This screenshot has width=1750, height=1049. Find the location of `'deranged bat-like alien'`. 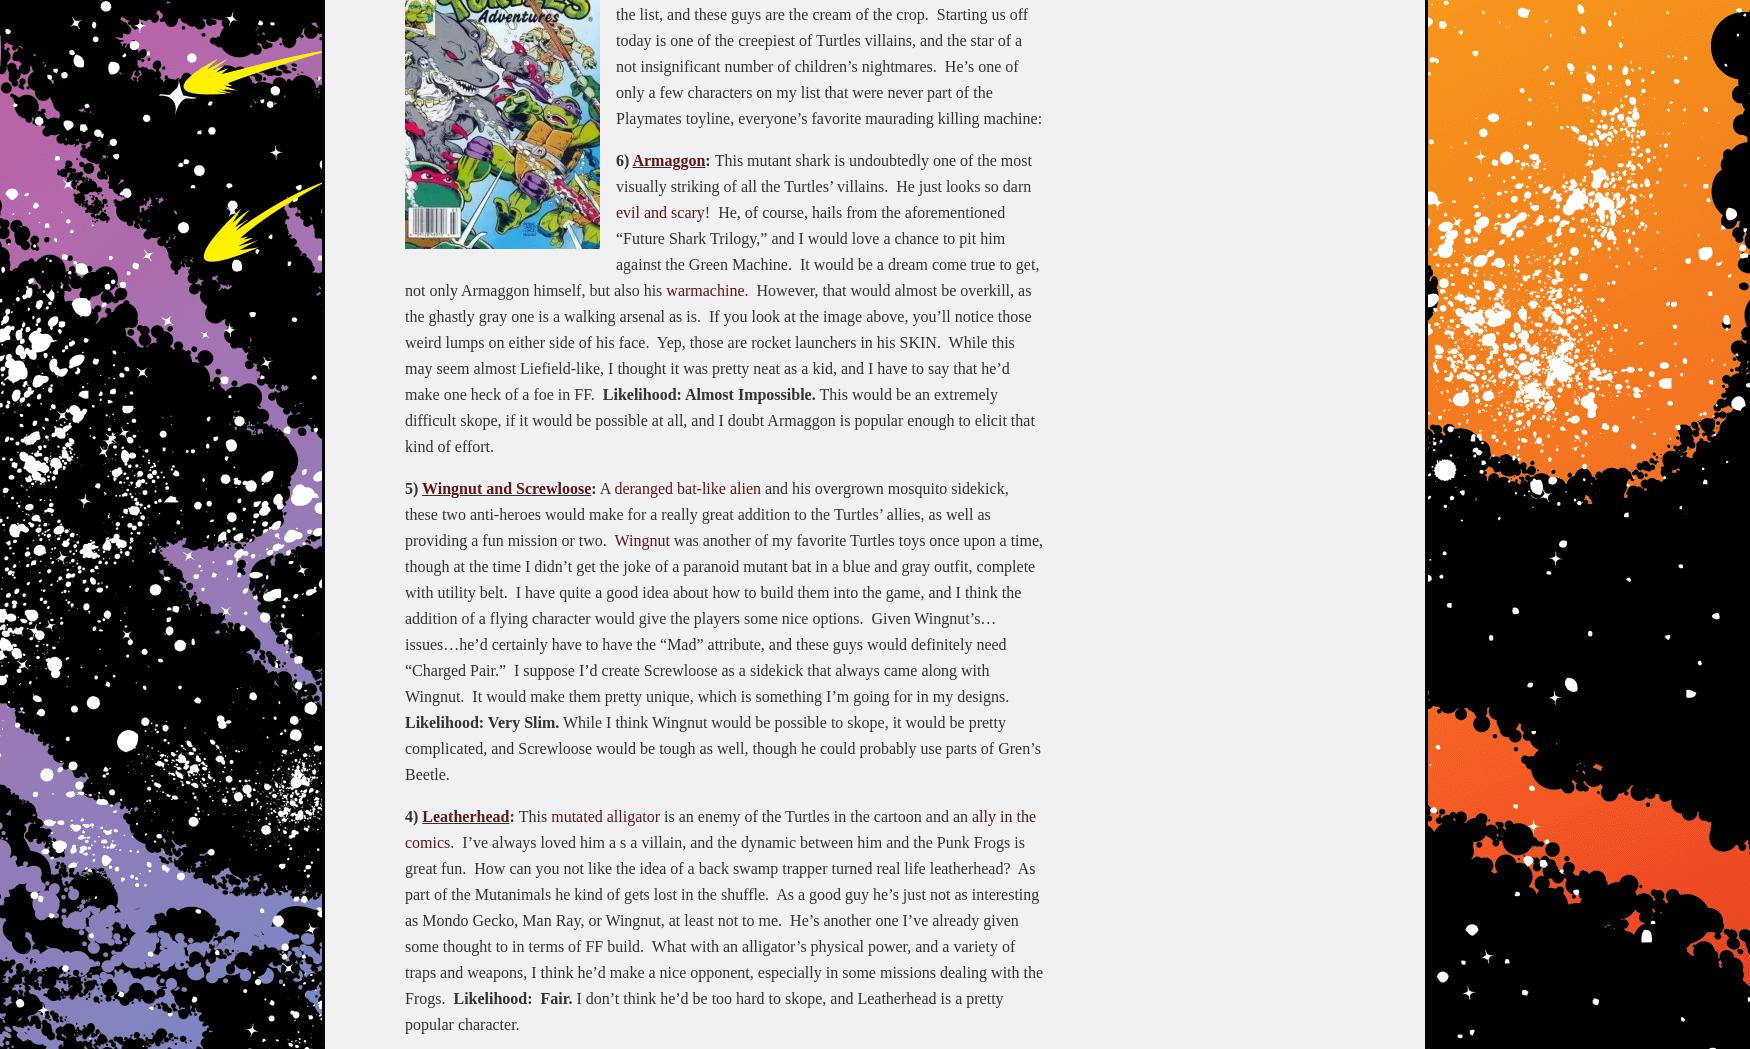

'deranged bat-like alien' is located at coordinates (686, 486).